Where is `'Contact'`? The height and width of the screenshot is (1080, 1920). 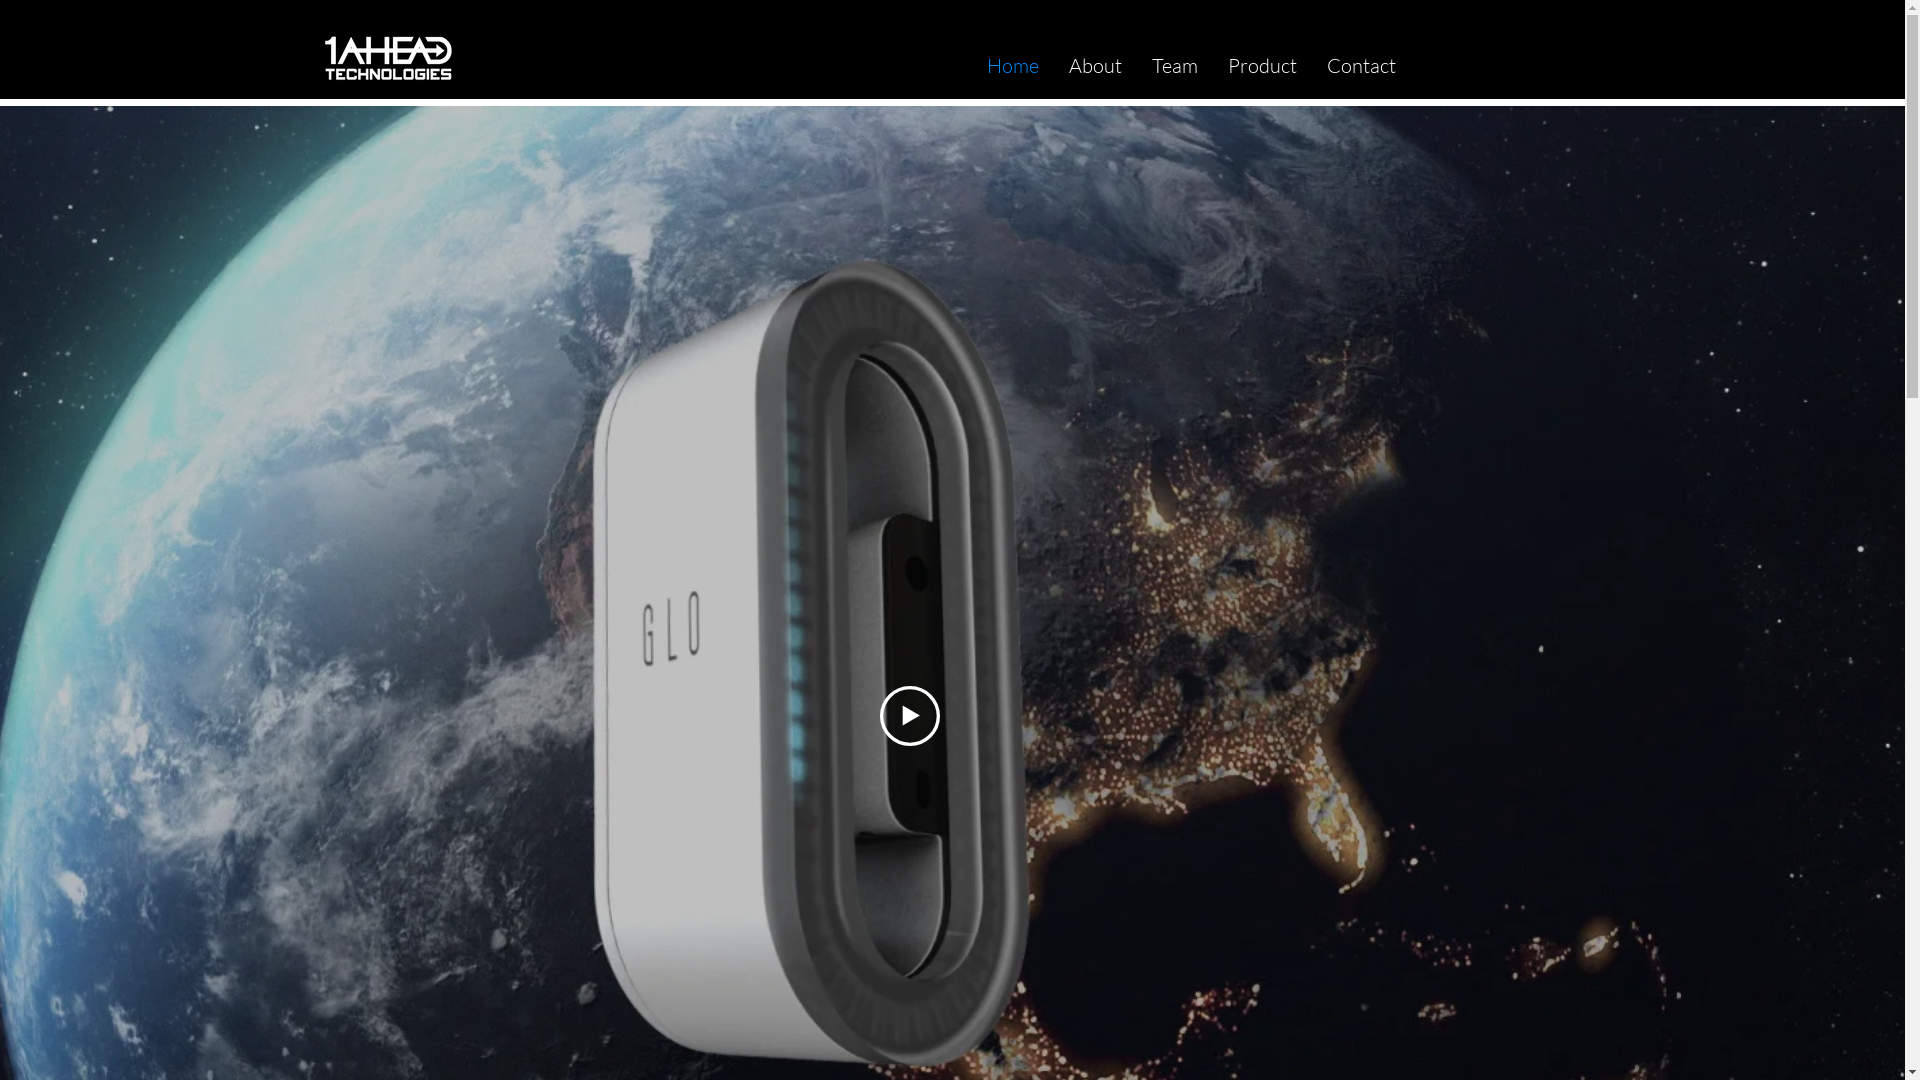
'Contact' is located at coordinates (1360, 64).